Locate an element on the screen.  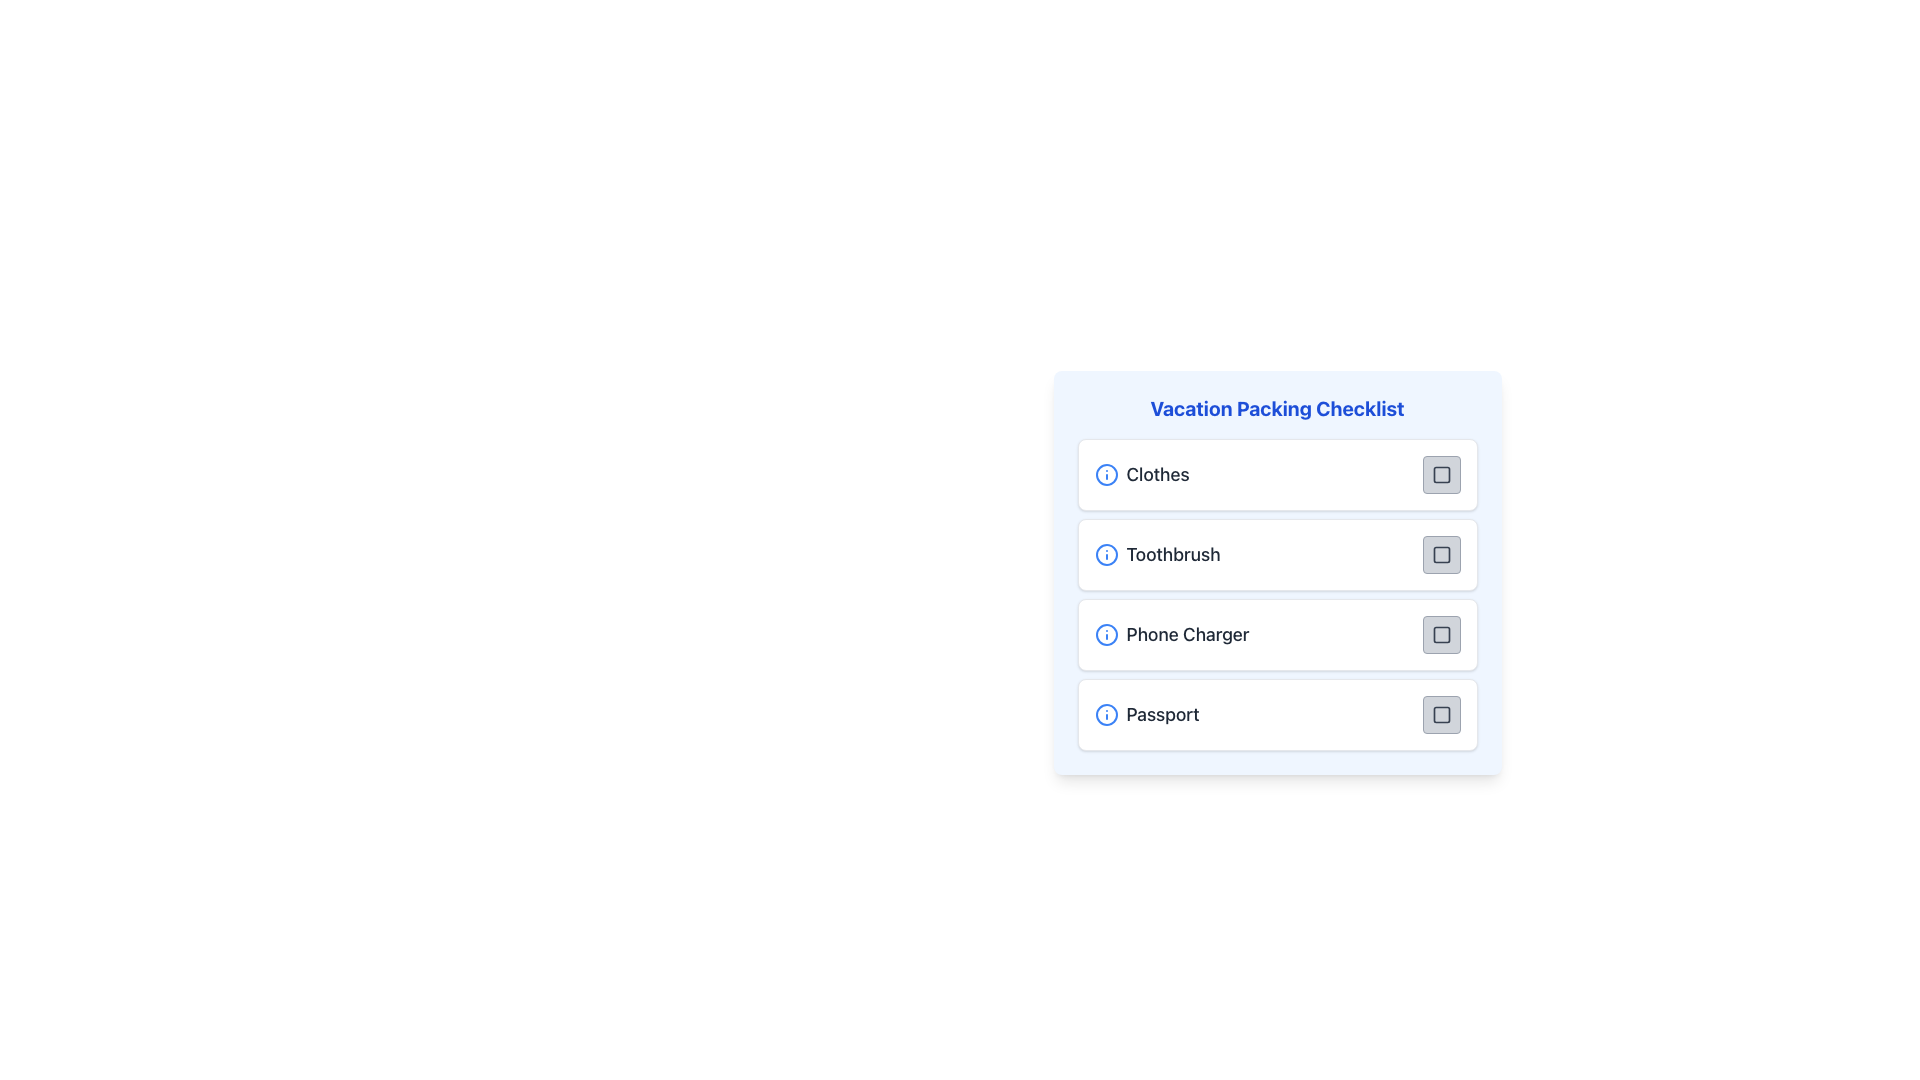
decorative informational icon with a blue outline and fill located next to the 'Toothbrush' label in the second row of the 'Vacation Packing Checklist.' is located at coordinates (1105, 555).